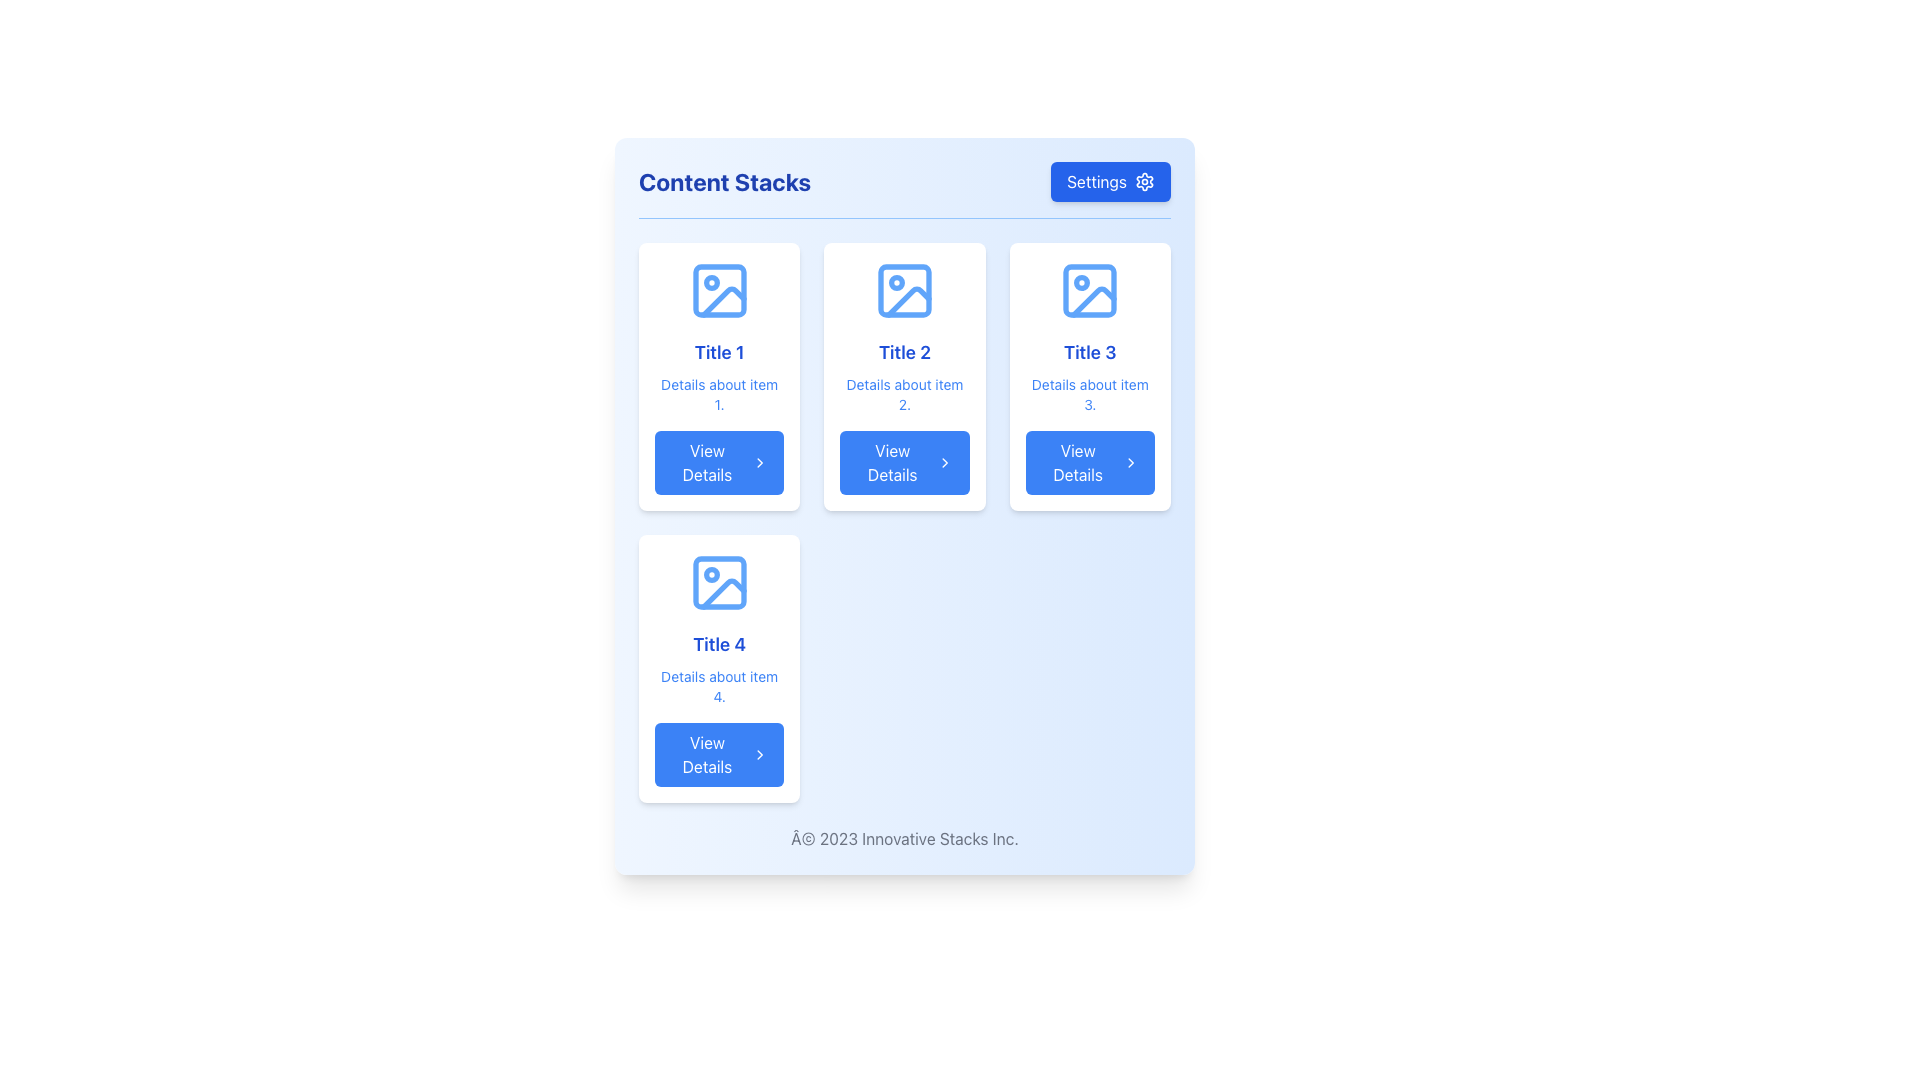  I want to click on the decorative icon related to the image representation in the card titled 'Title 3', located at the upper region of the card's content area, so click(1093, 302).